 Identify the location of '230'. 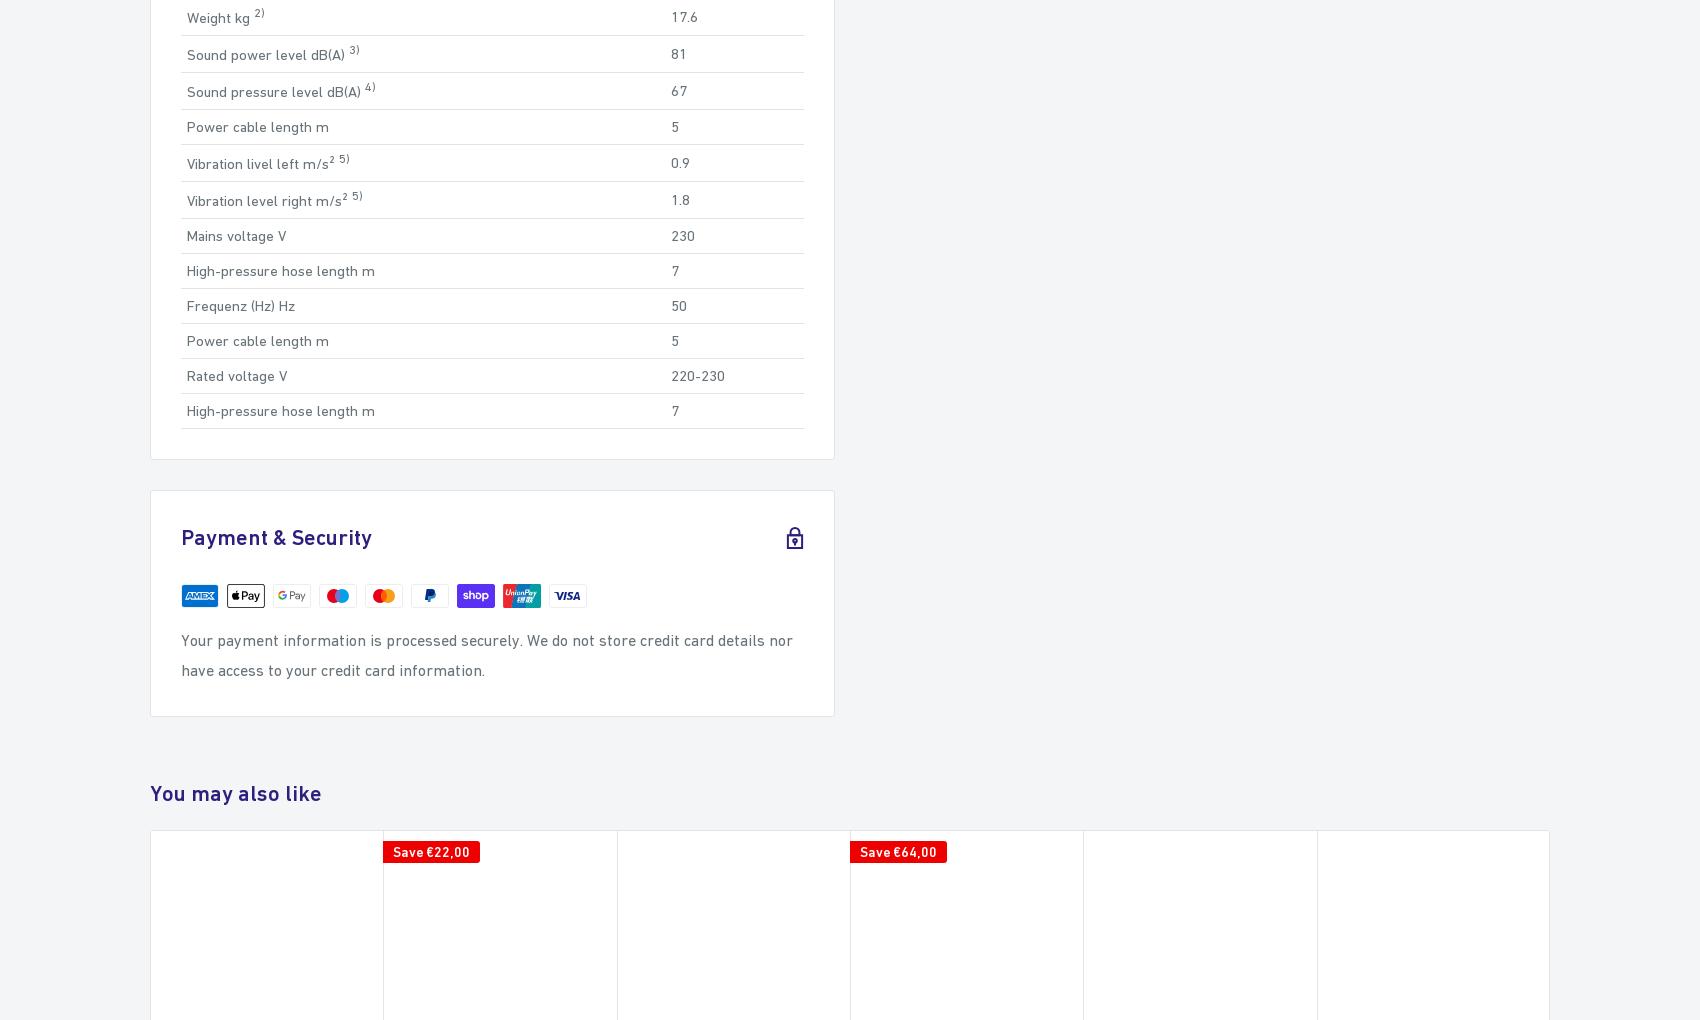
(682, 235).